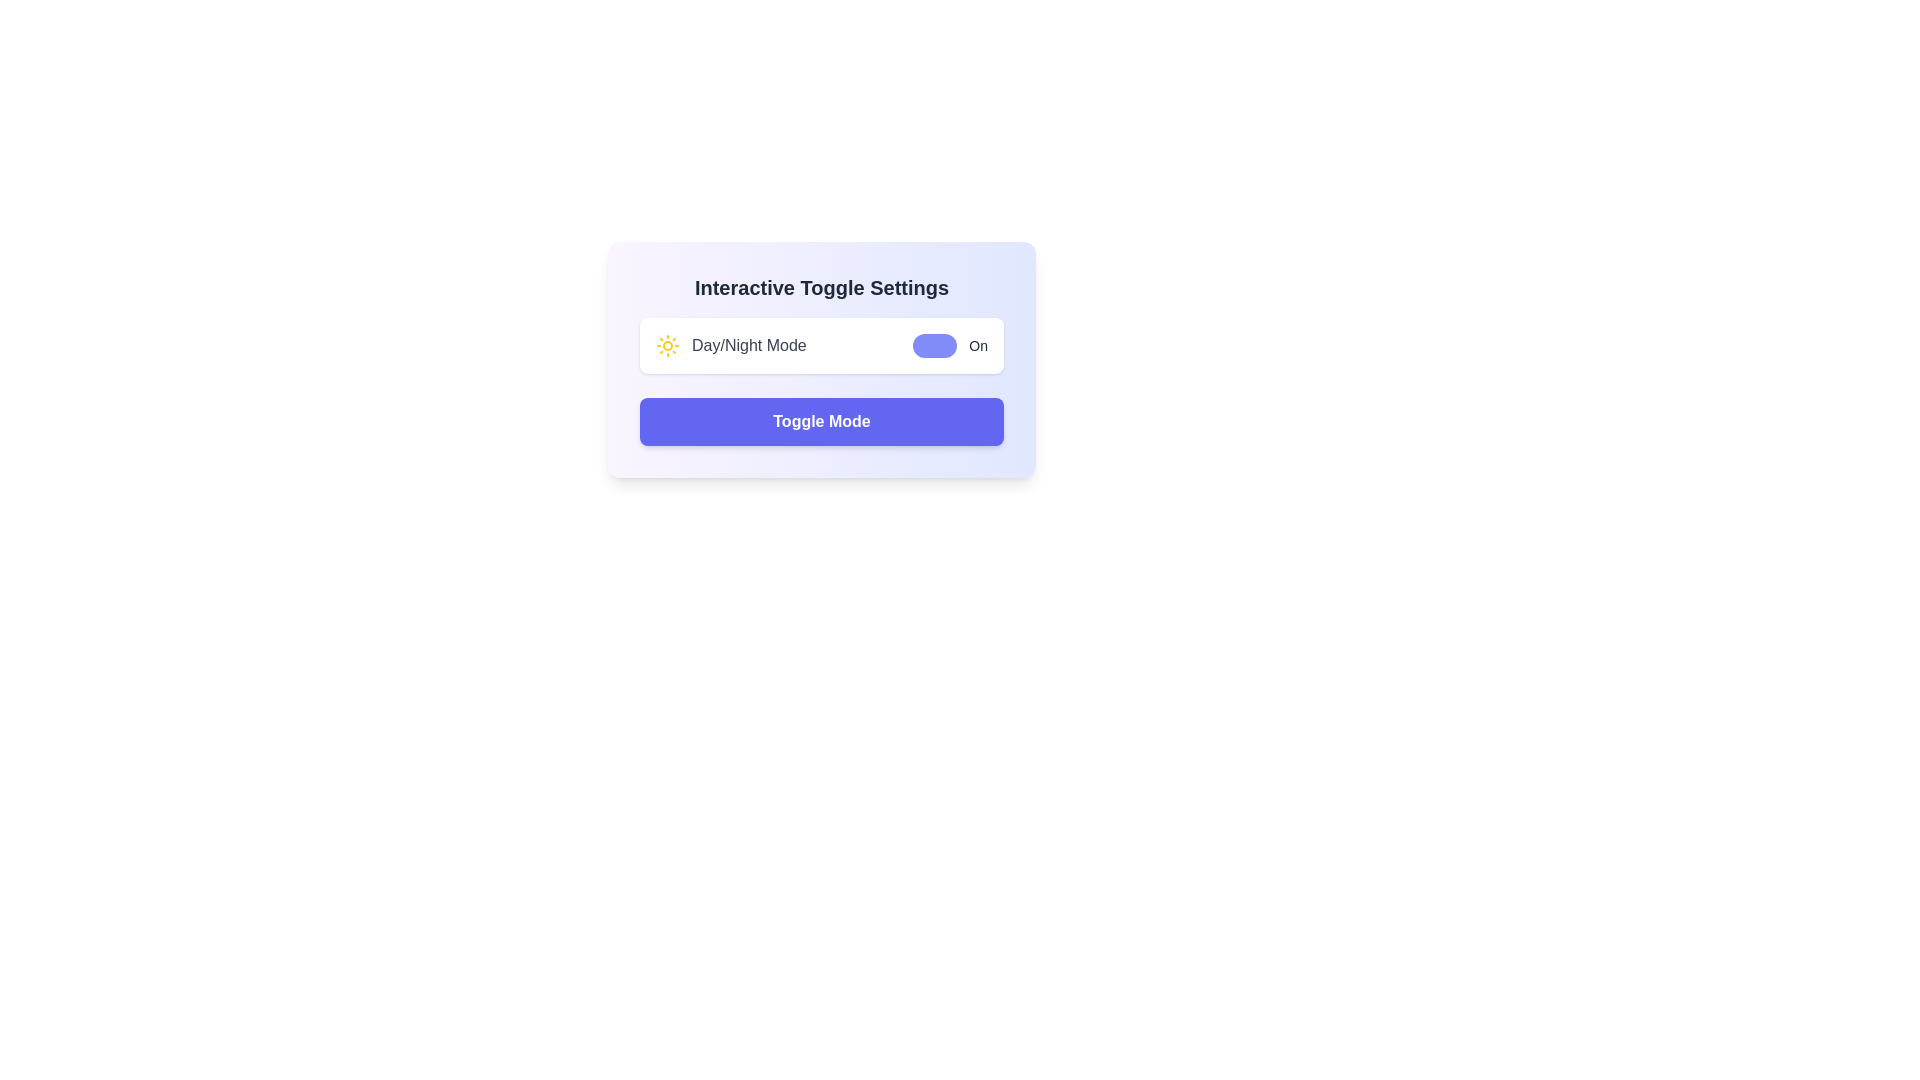  What do you see at coordinates (949, 345) in the screenshot?
I see `the toggle switch labeled 'On' located` at bounding box center [949, 345].